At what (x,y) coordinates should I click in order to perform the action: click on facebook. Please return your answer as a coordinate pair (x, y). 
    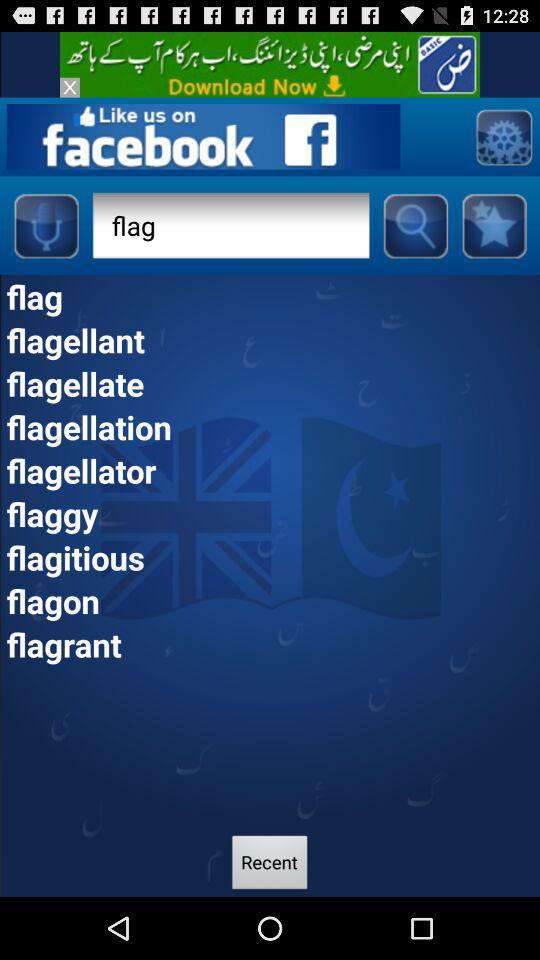
    Looking at the image, I should click on (202, 135).